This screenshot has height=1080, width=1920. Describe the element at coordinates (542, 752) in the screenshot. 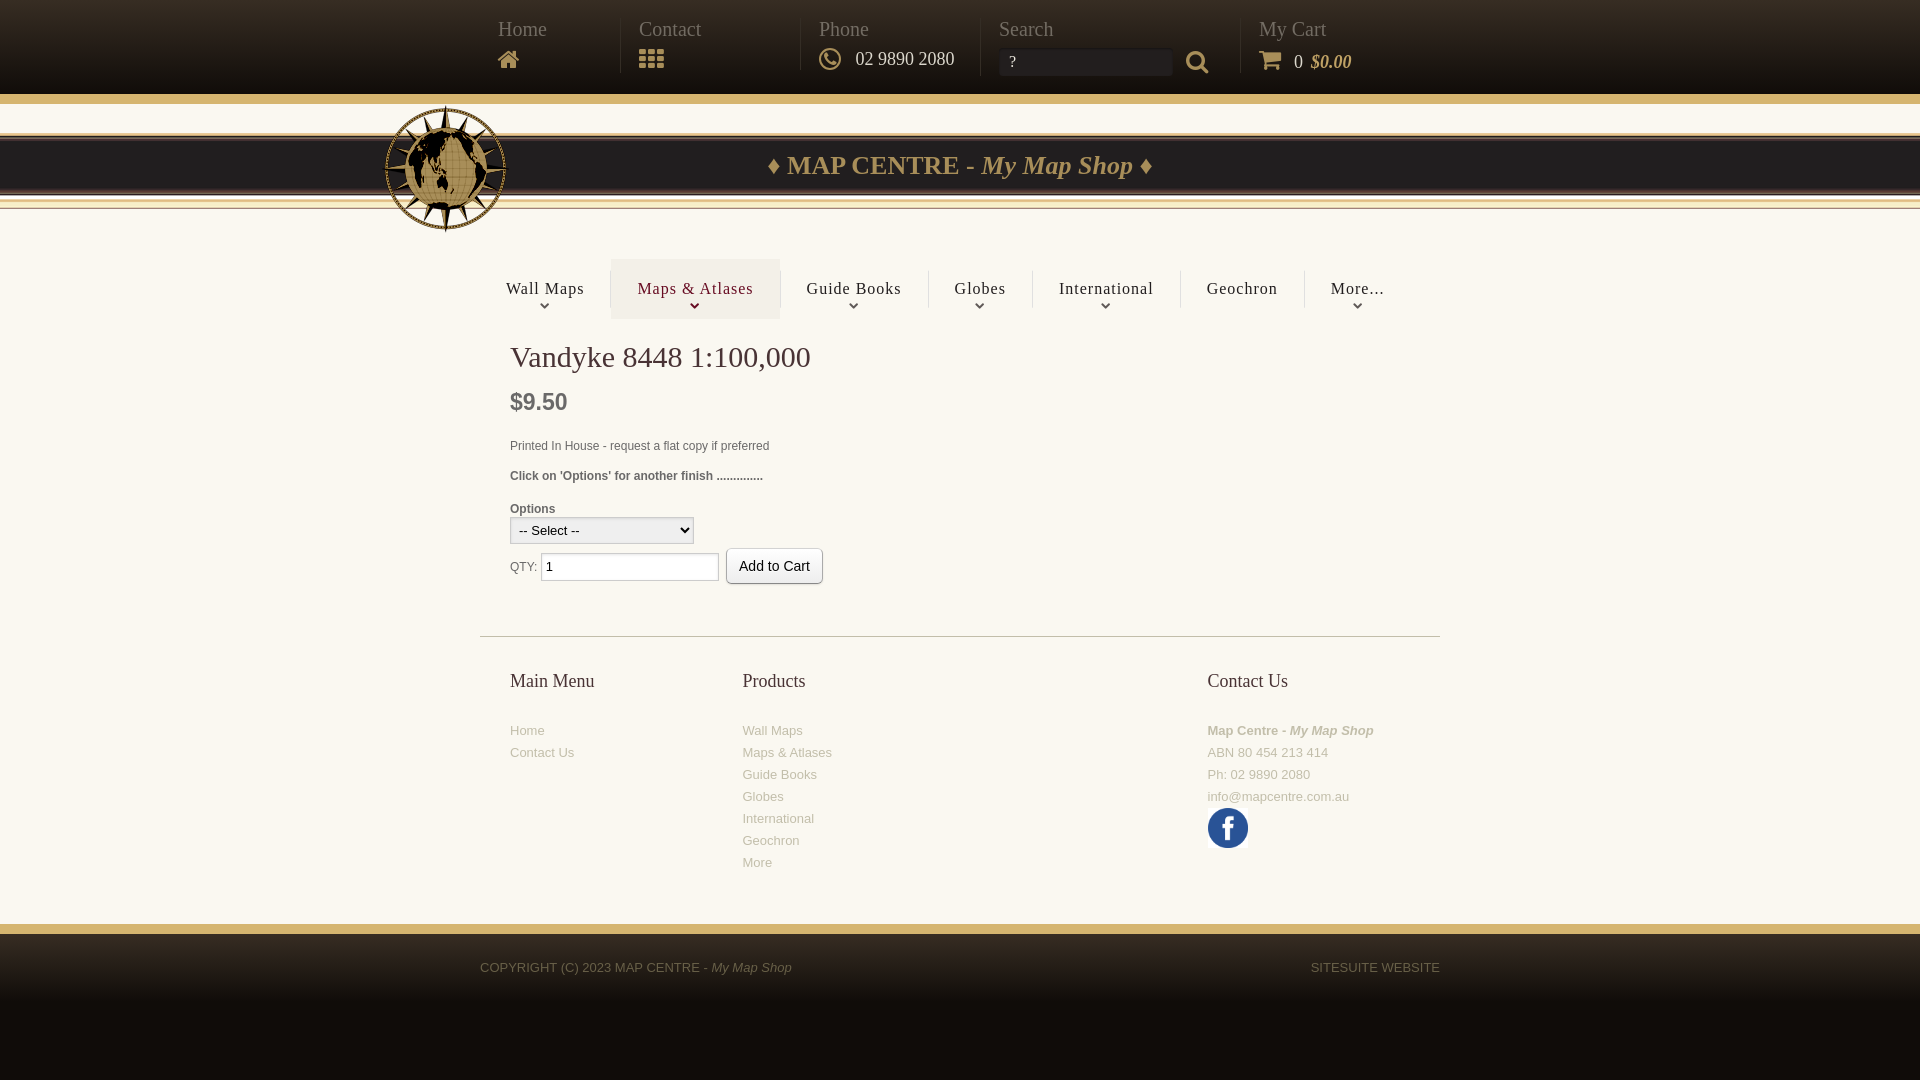

I see `'Contact Us'` at that location.